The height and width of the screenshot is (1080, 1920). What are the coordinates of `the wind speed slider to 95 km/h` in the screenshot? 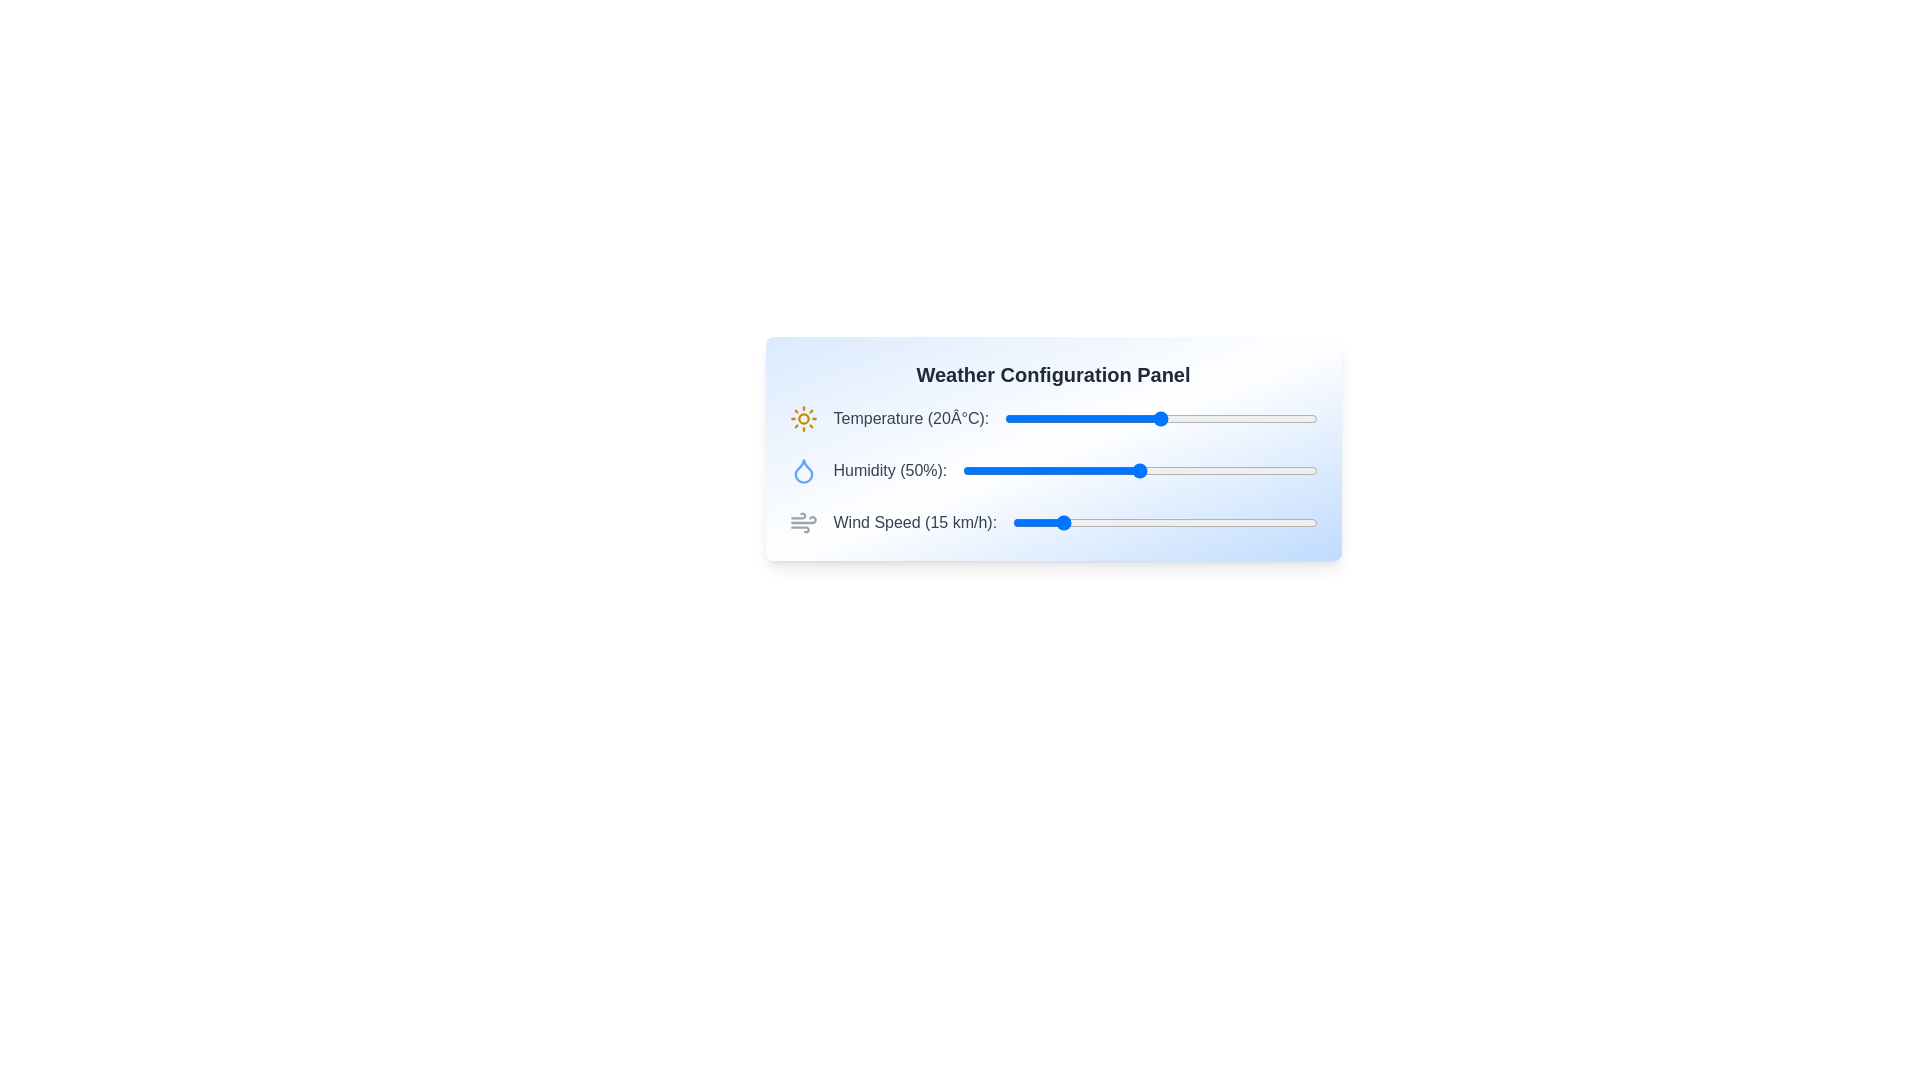 It's located at (1302, 522).